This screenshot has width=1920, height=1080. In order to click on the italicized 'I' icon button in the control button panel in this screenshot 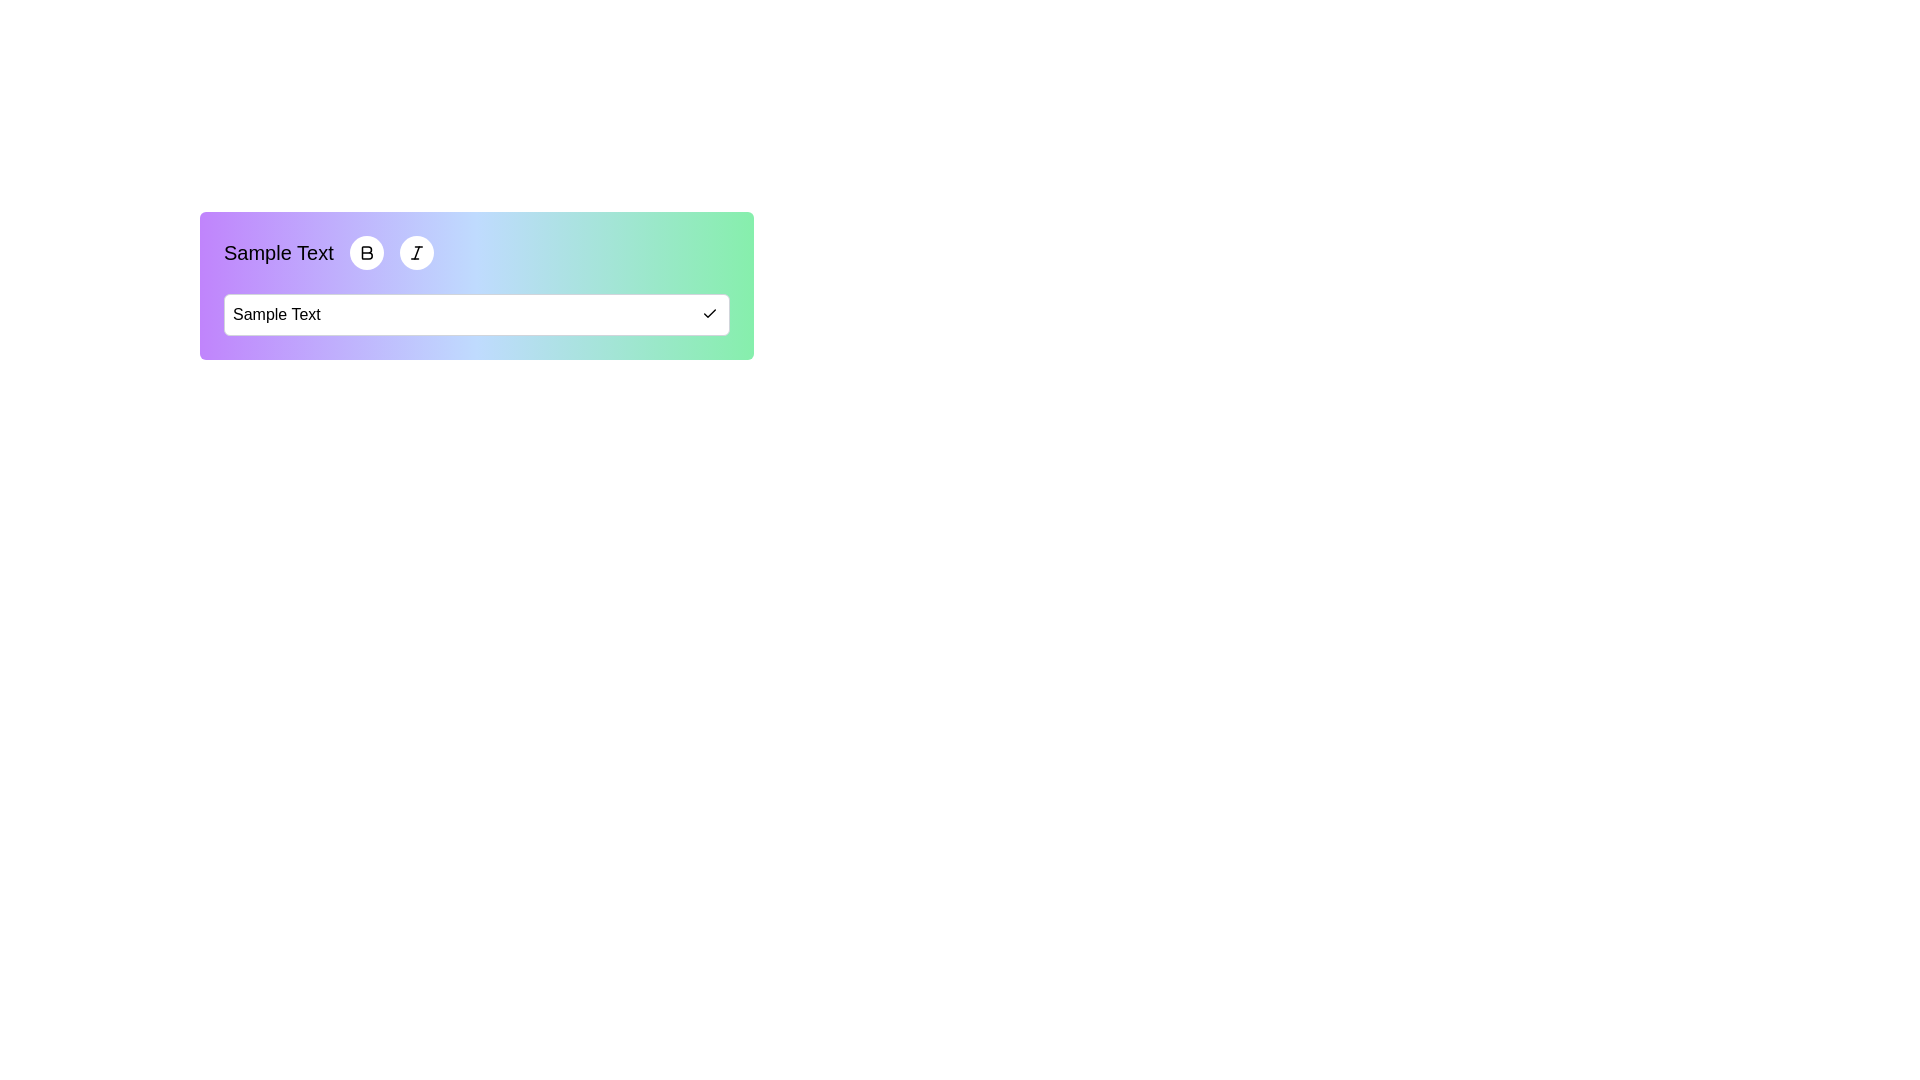, I will do `click(415, 252)`.